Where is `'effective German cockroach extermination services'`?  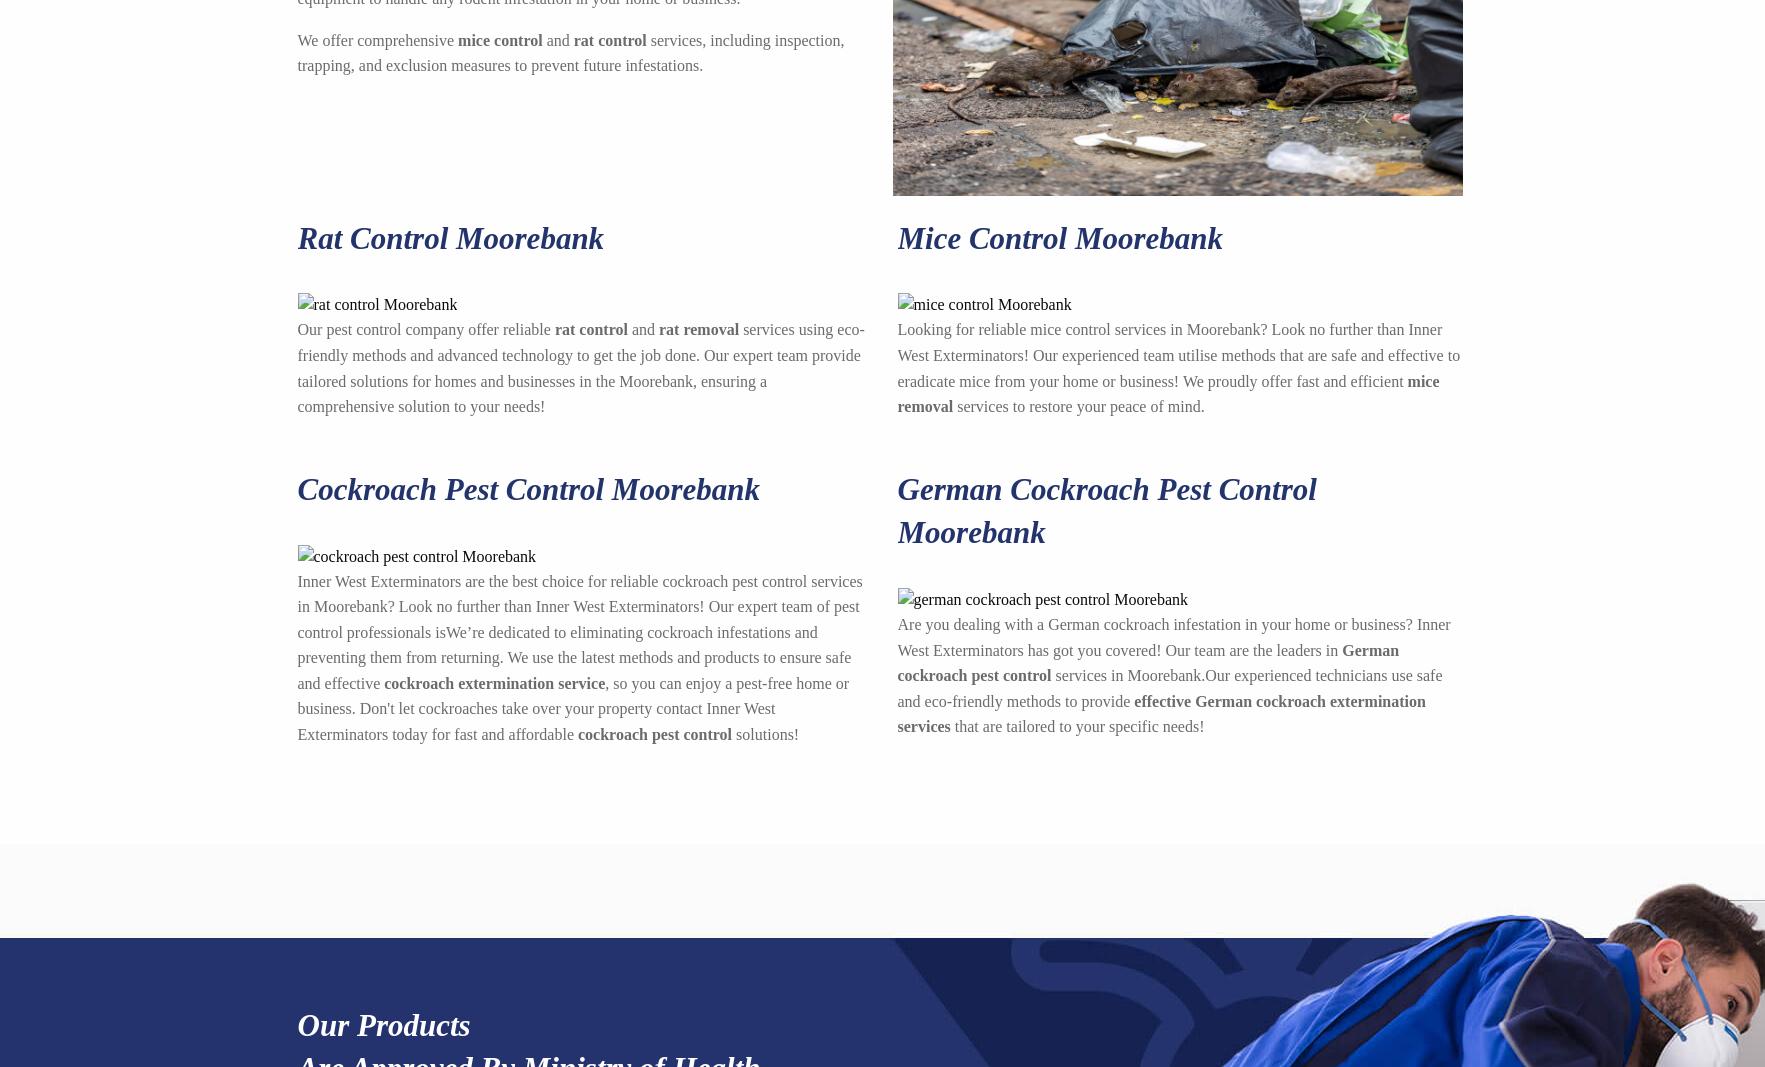 'effective German cockroach extermination services' is located at coordinates (896, 712).